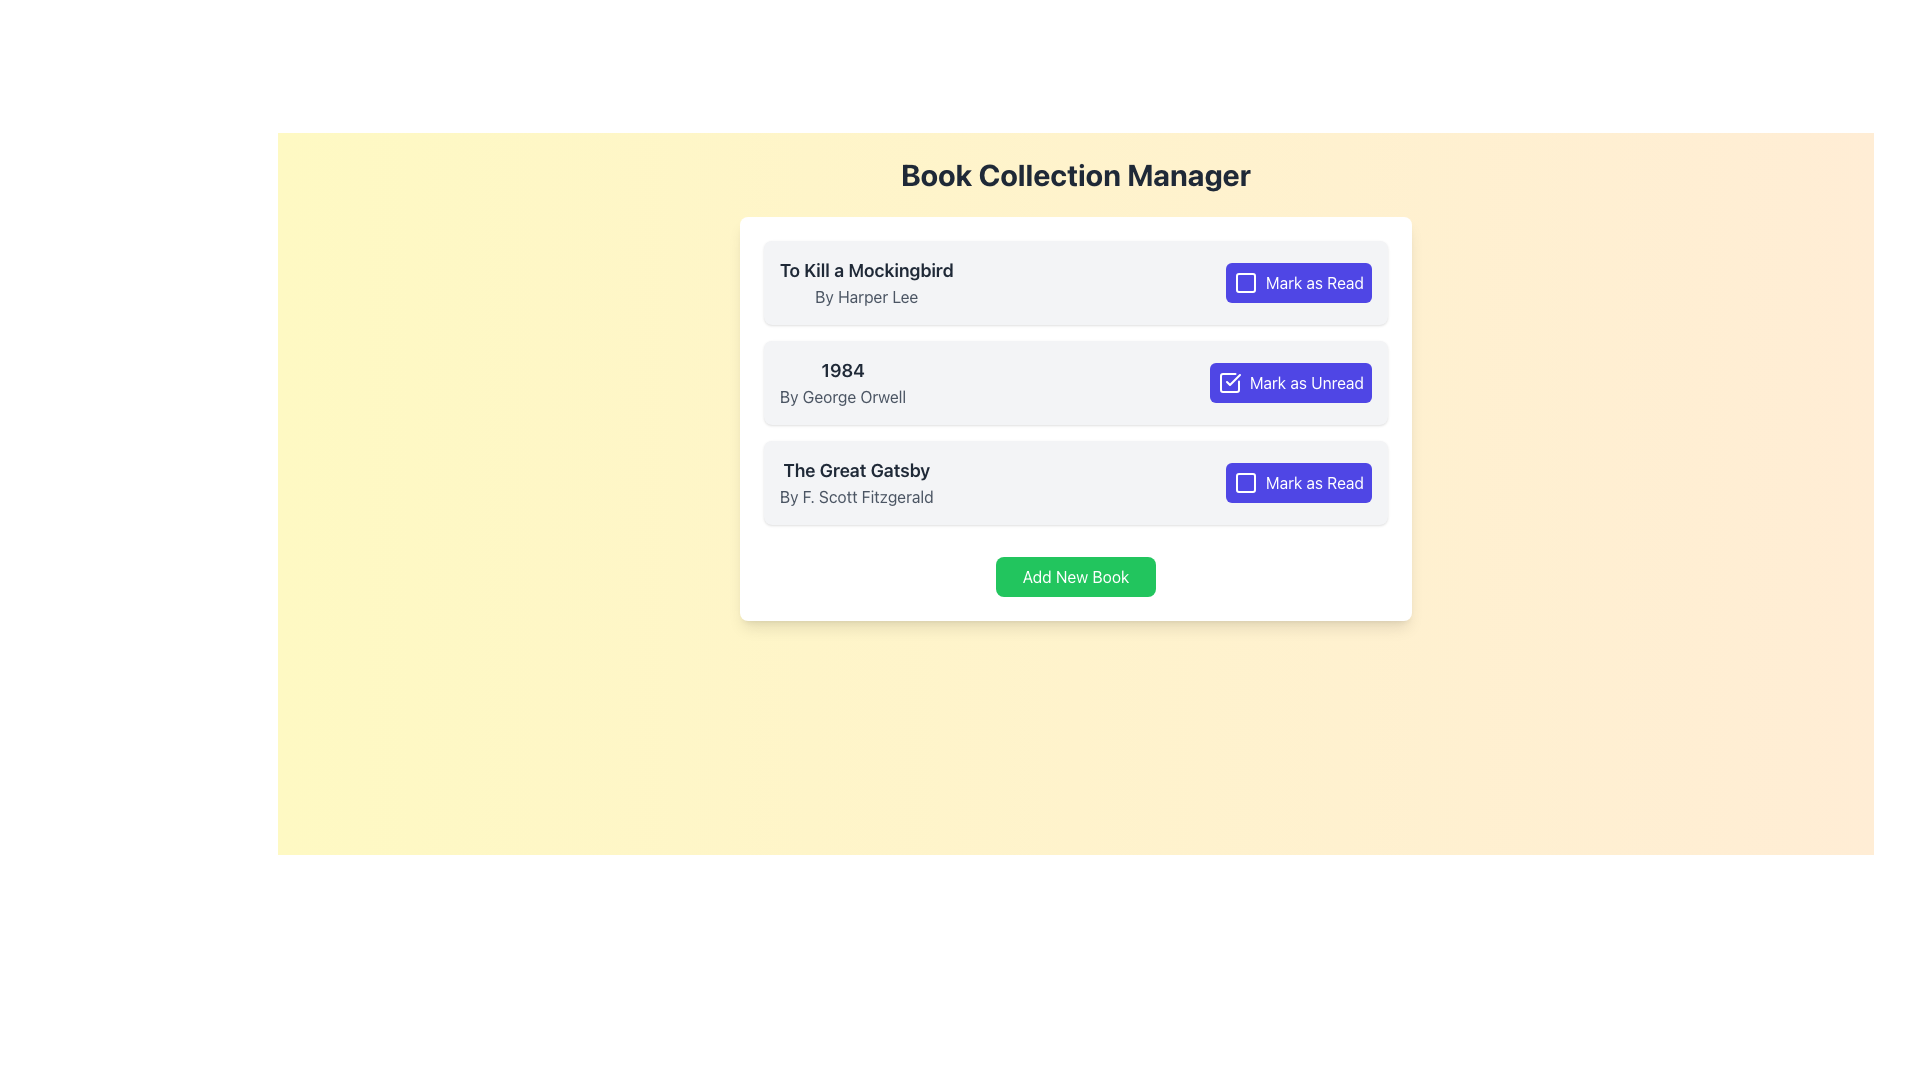 The width and height of the screenshot is (1920, 1080). What do you see at coordinates (1298, 282) in the screenshot?
I see `the 'Mark as Read' button with a bold indigo background and white text` at bounding box center [1298, 282].